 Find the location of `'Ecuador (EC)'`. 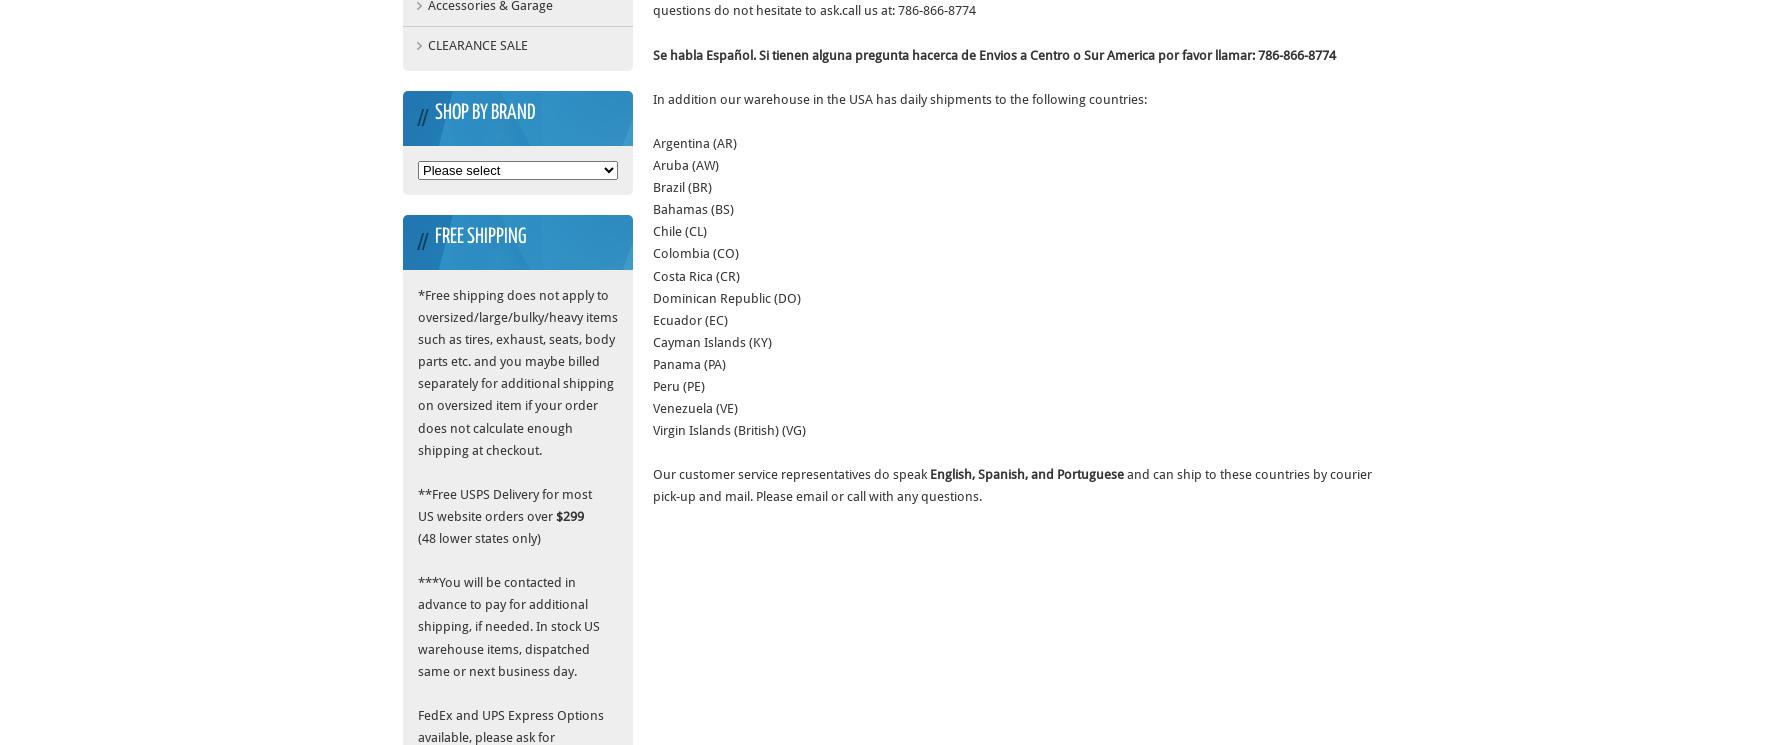

'Ecuador (EC)' is located at coordinates (690, 318).